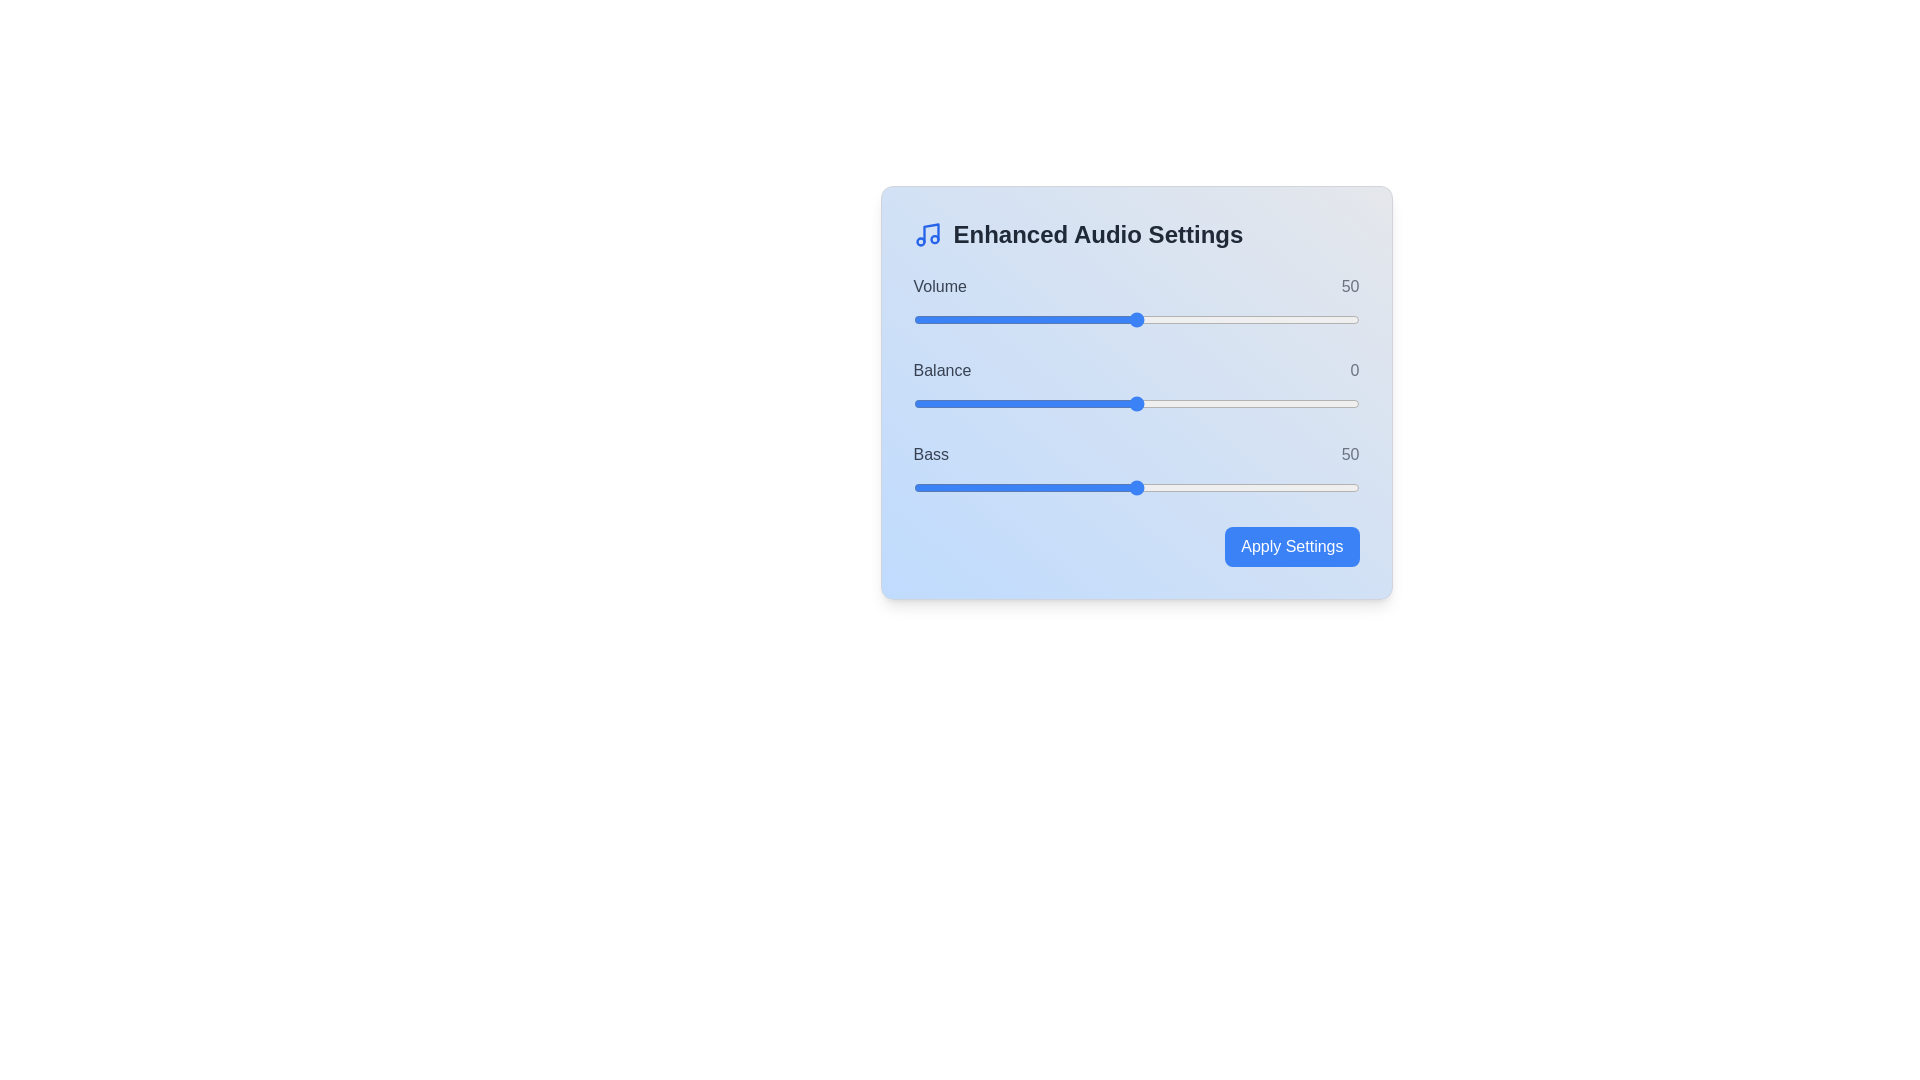 This screenshot has height=1080, width=1920. I want to click on the bass slider to 54 percent, so click(1154, 488).